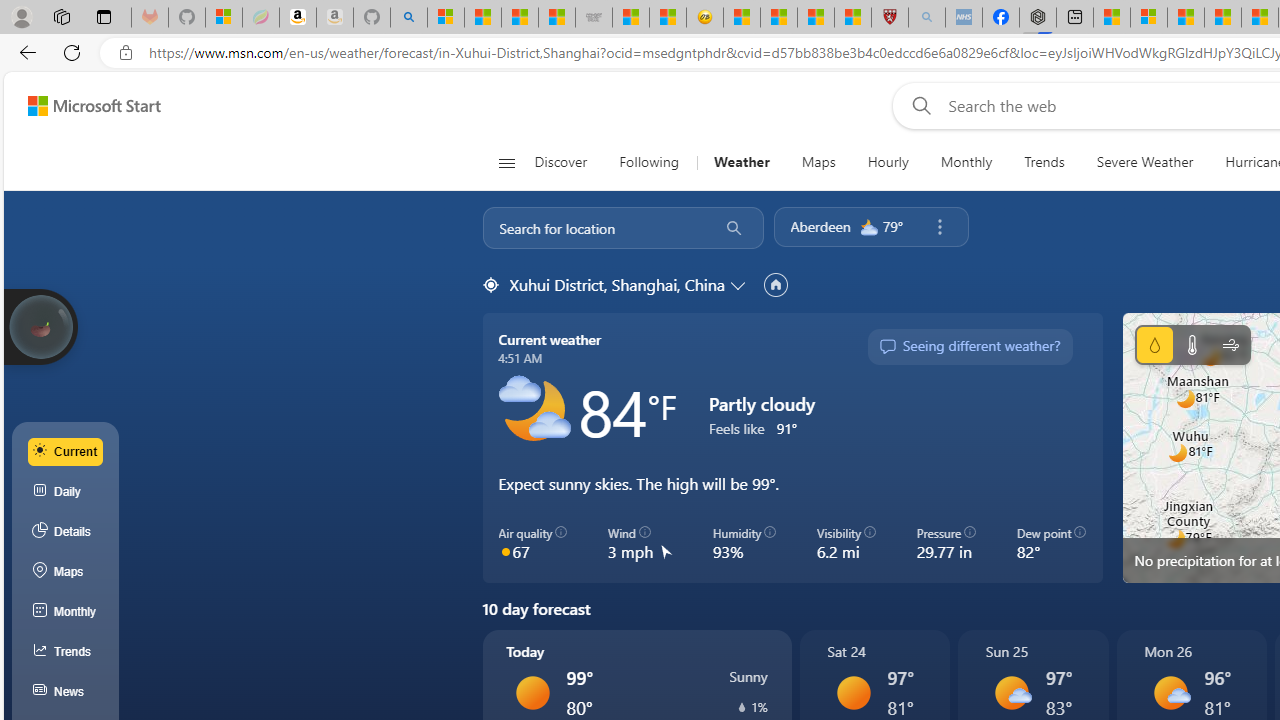  Describe the element at coordinates (743, 543) in the screenshot. I see `'Humidity 93%'` at that location.